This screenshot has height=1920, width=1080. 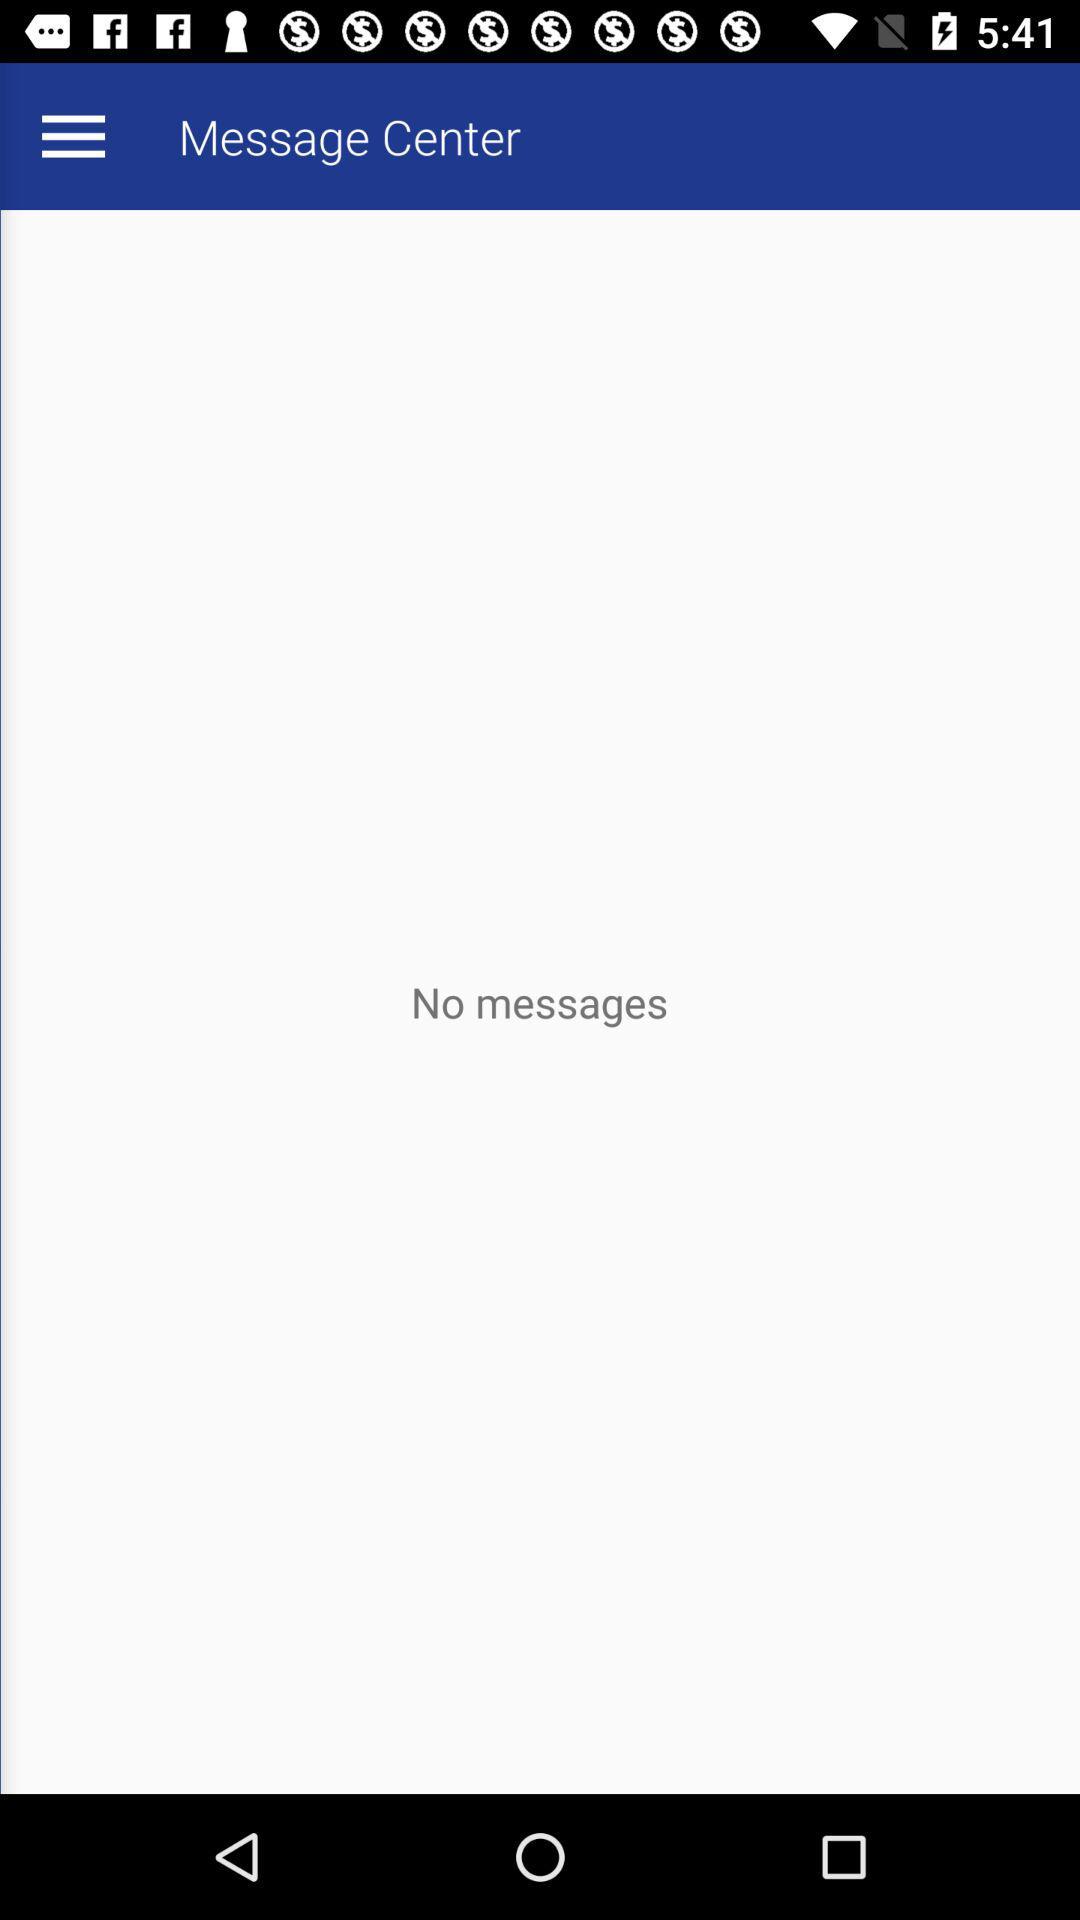 What do you see at coordinates (72, 135) in the screenshot?
I see `app to the left of the message center` at bounding box center [72, 135].